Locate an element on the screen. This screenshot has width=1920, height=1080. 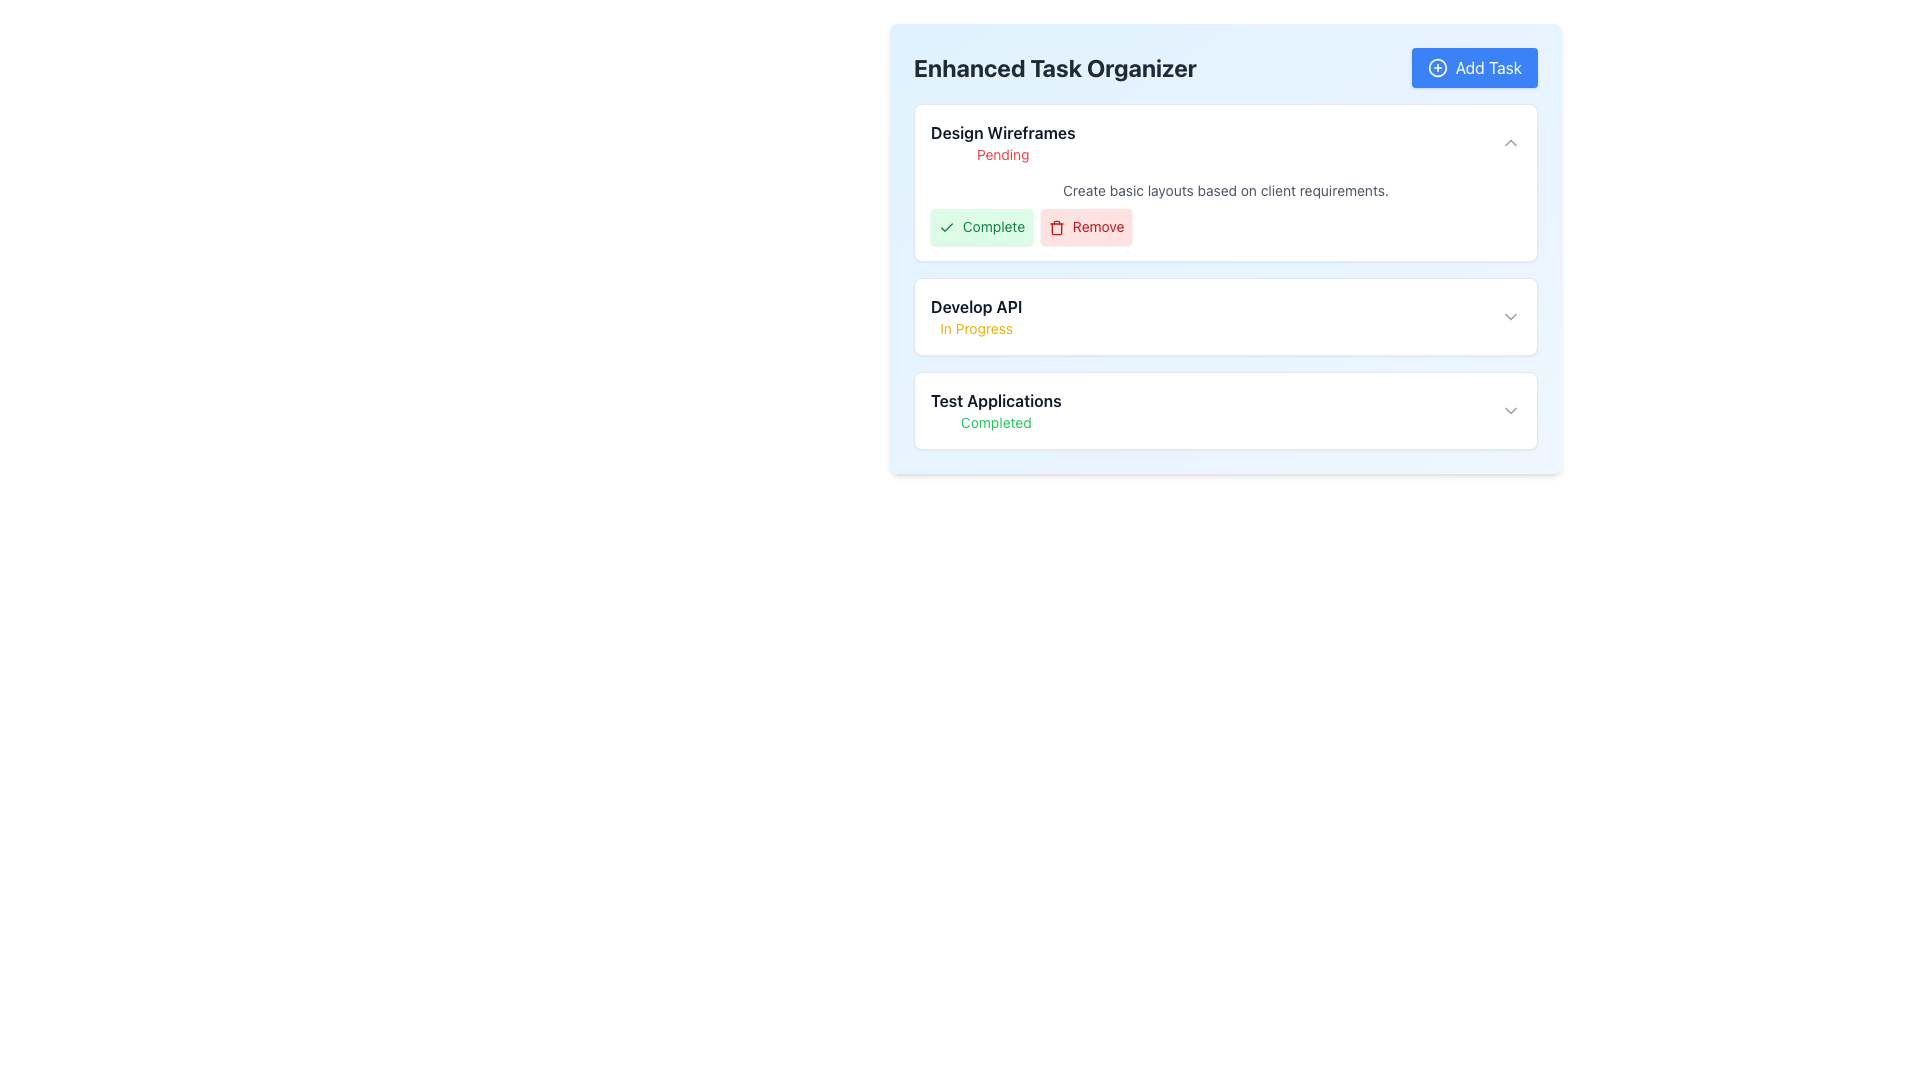
the status of the task named 'Develop API' is located at coordinates (1224, 315).